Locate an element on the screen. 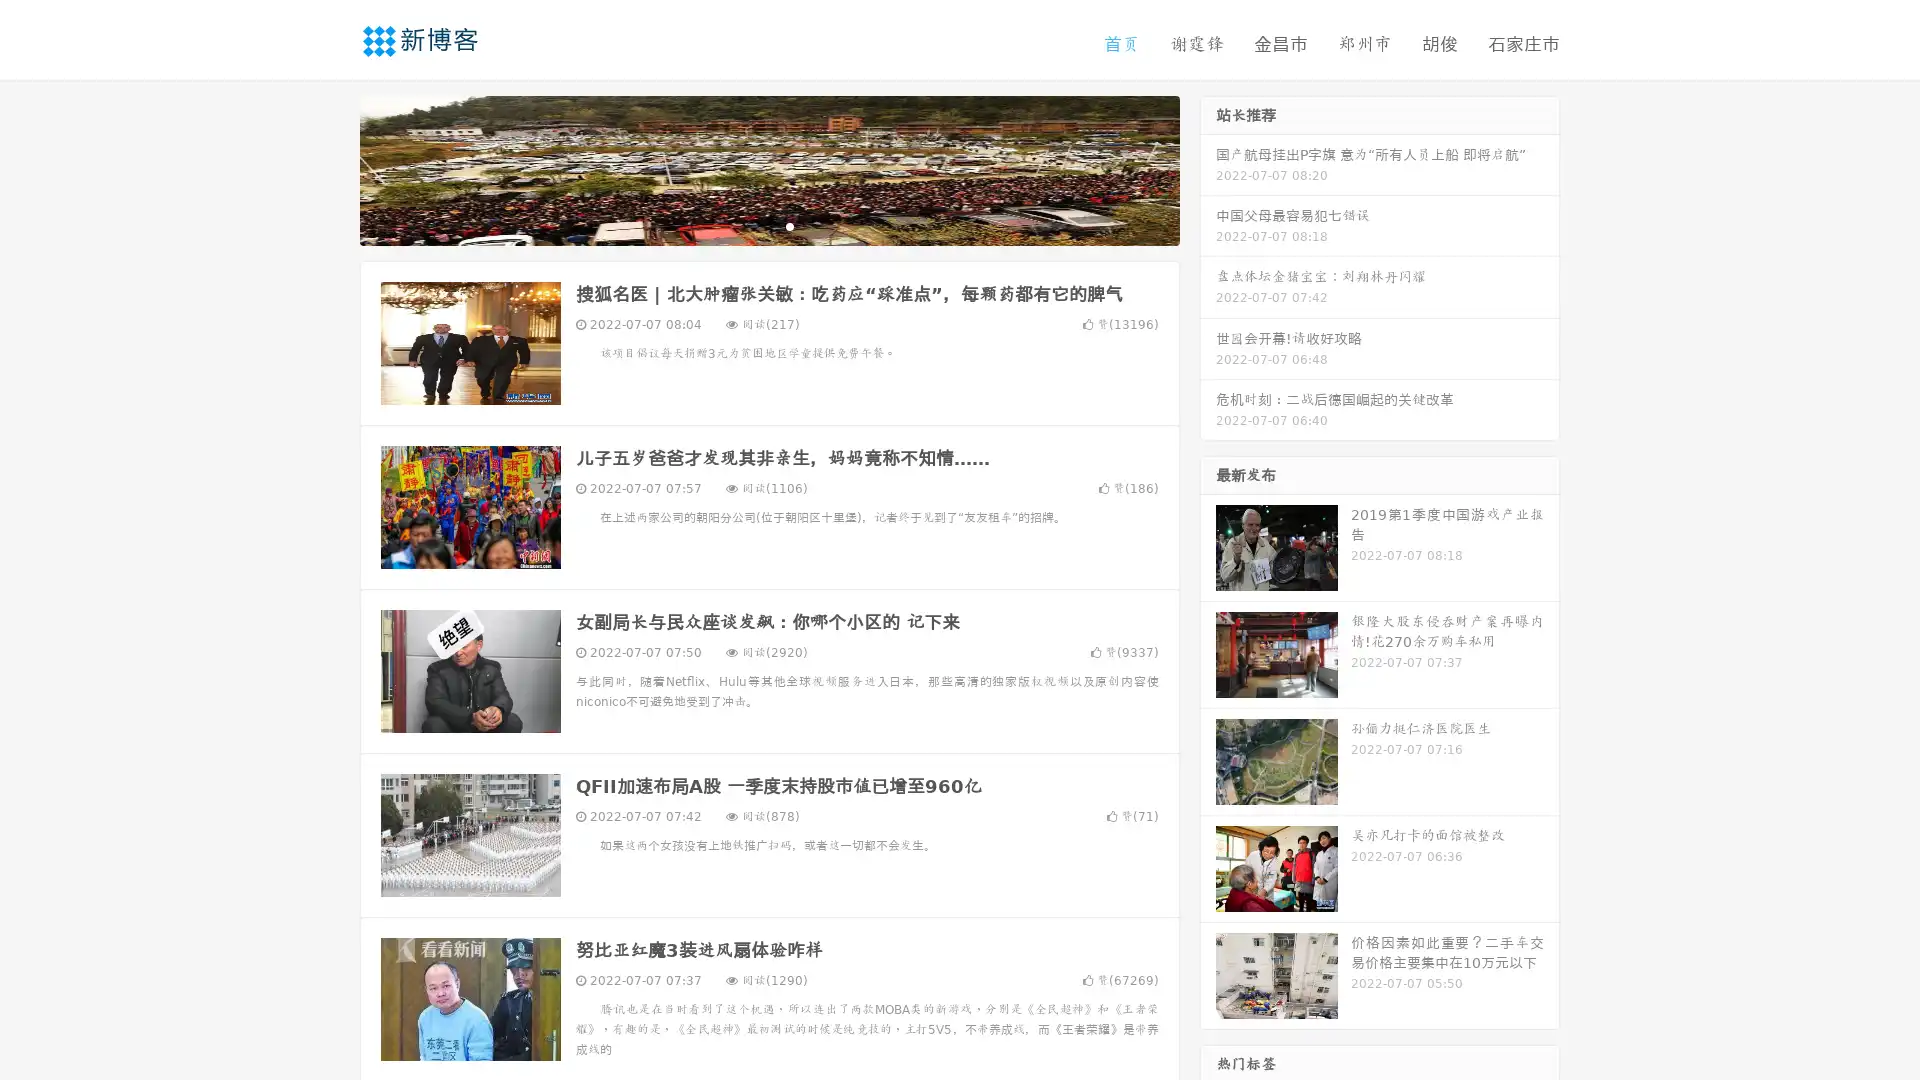 Image resolution: width=1920 pixels, height=1080 pixels. Next slide is located at coordinates (1208, 168).